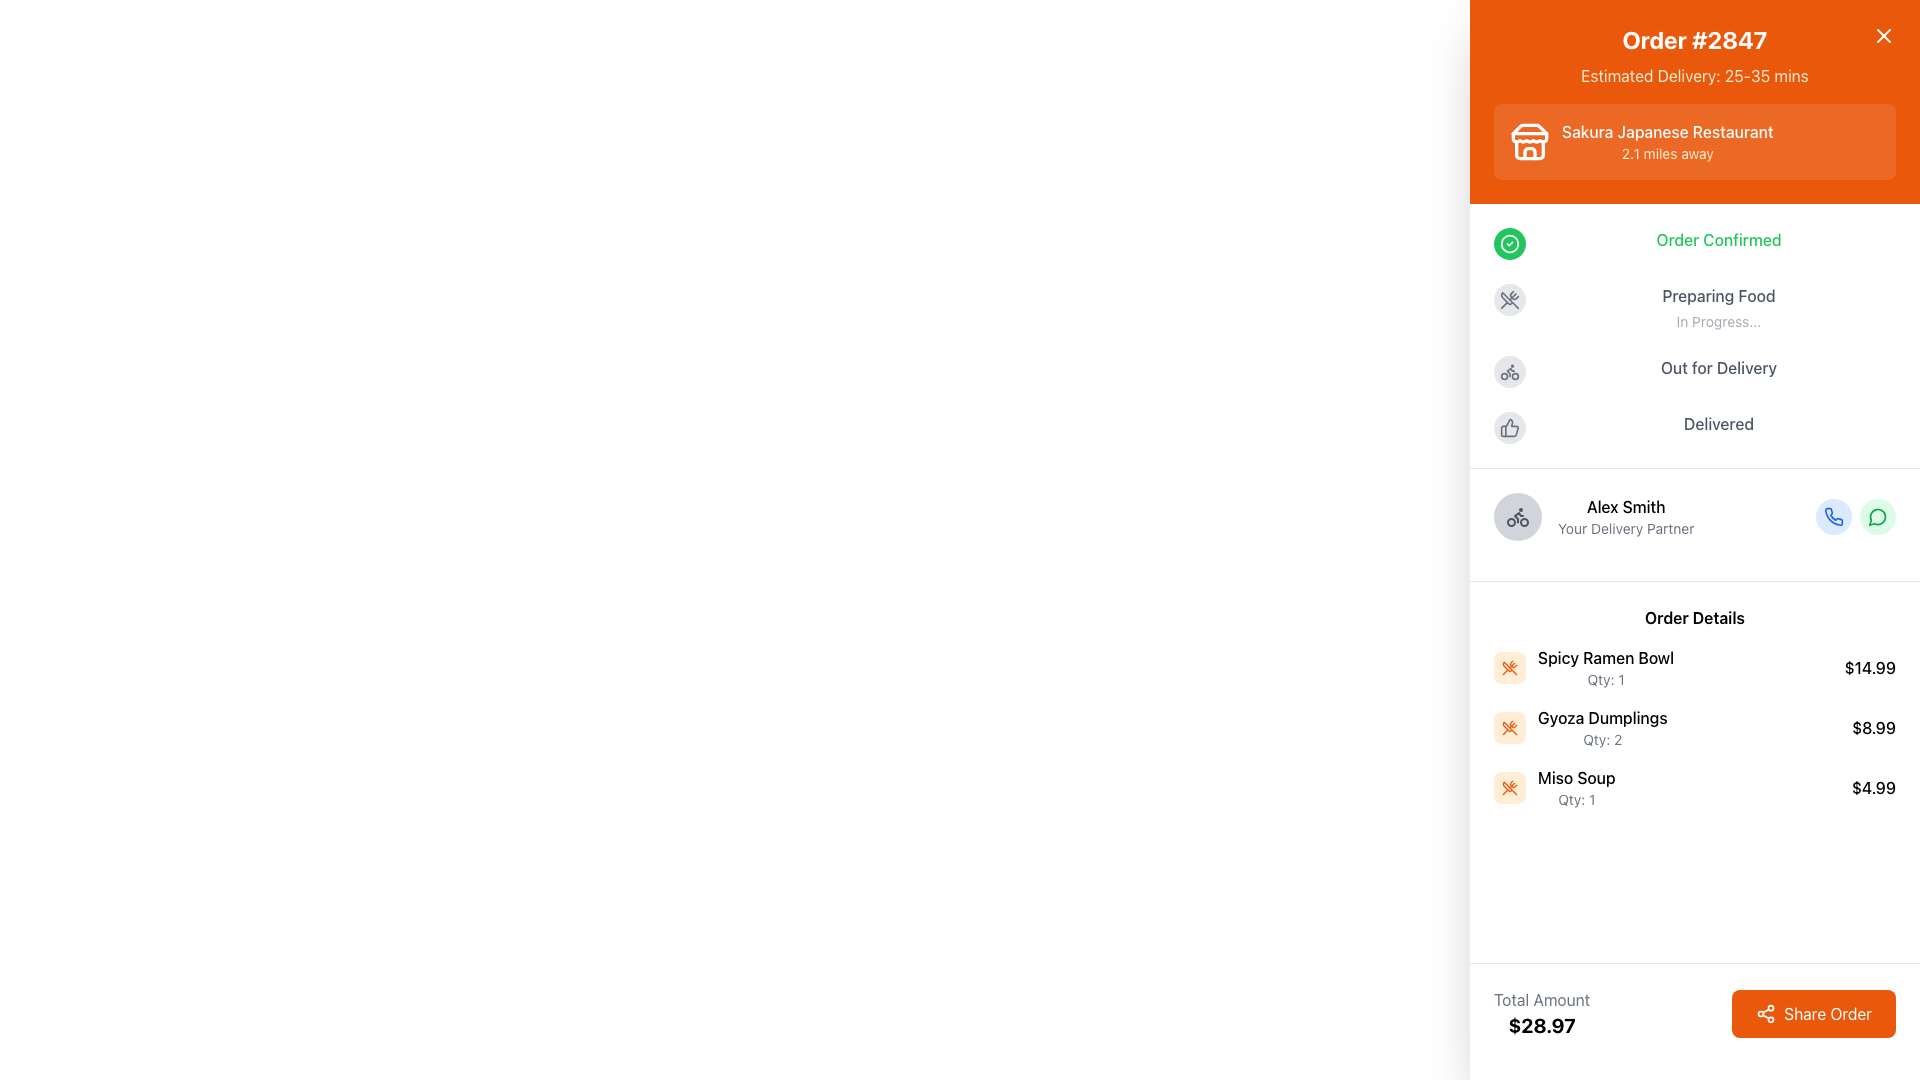  Describe the element at coordinates (1510, 300) in the screenshot. I see `the gray outlined icon depicting crossed utensils (fork and spoon) located in the middle of the right sidebar, adjacent to a textual status indicator` at that location.